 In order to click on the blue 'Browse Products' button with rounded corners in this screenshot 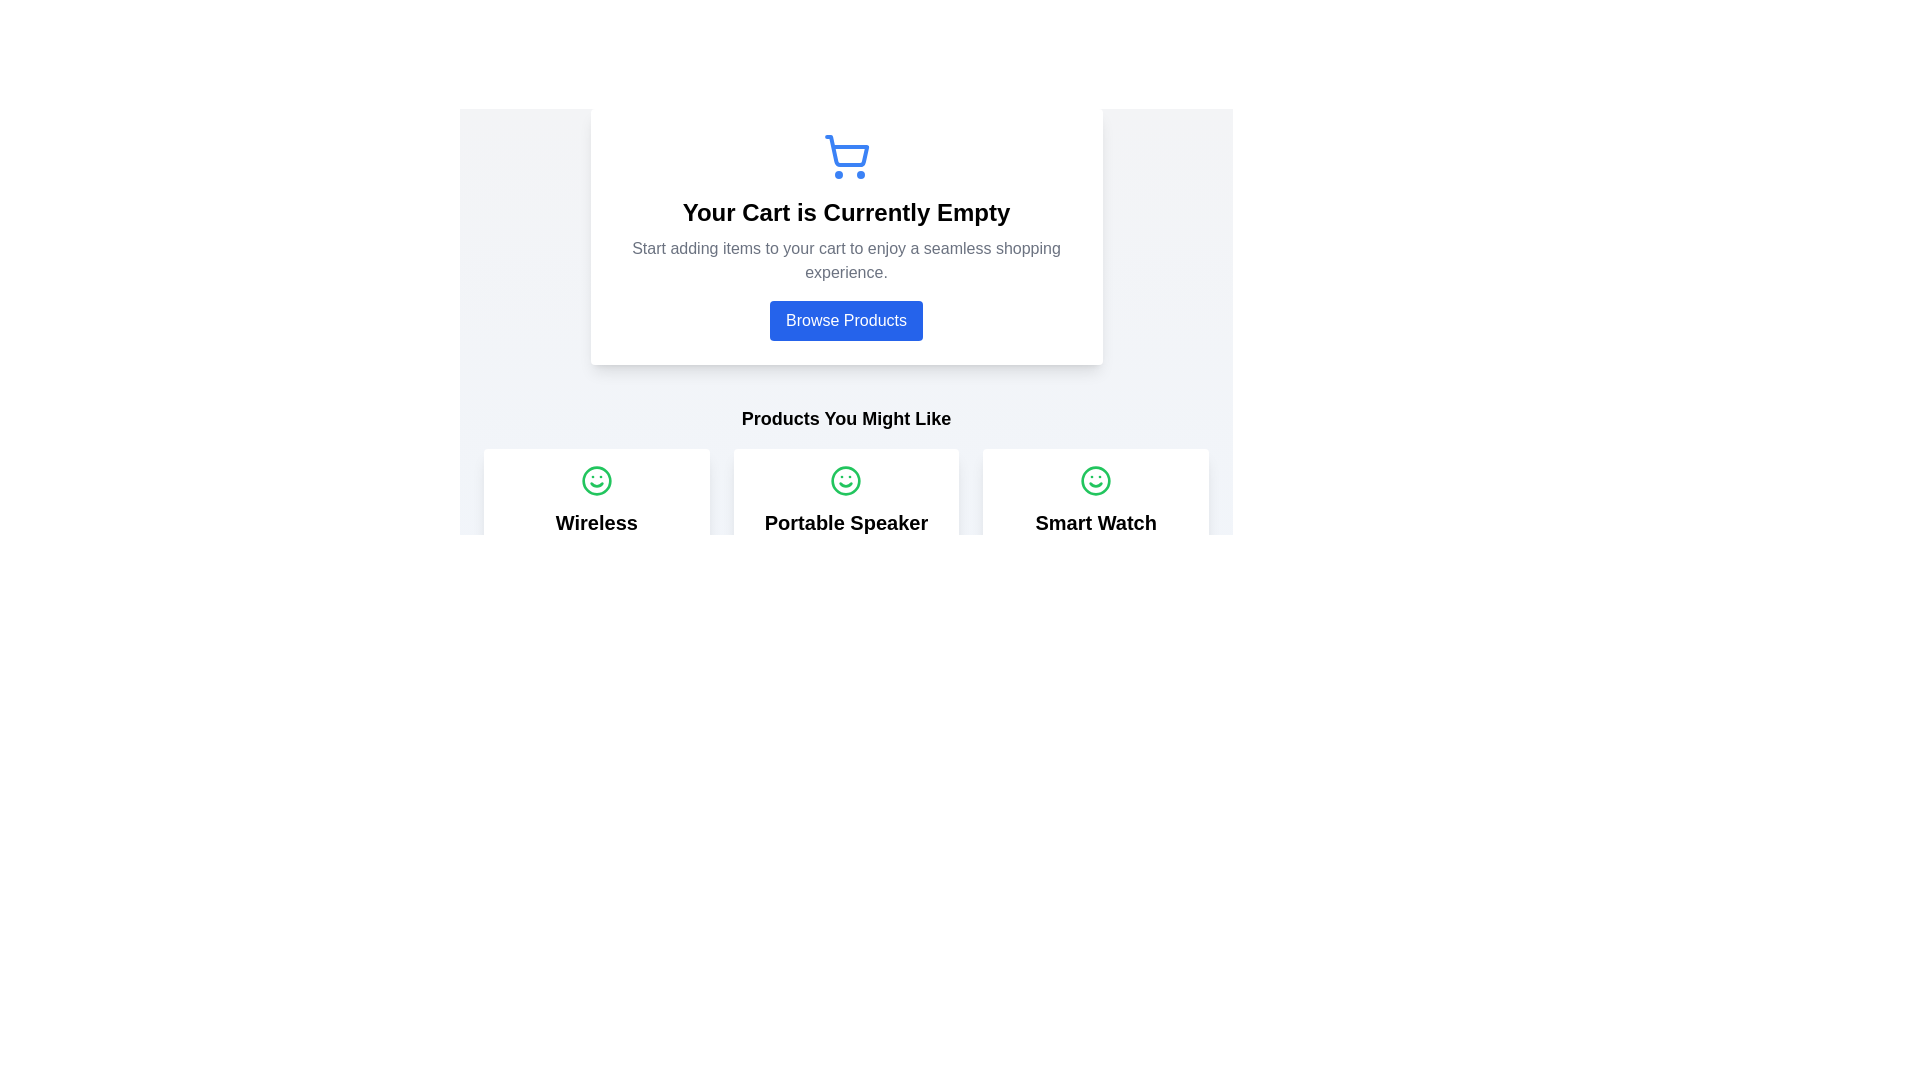, I will do `click(846, 319)`.